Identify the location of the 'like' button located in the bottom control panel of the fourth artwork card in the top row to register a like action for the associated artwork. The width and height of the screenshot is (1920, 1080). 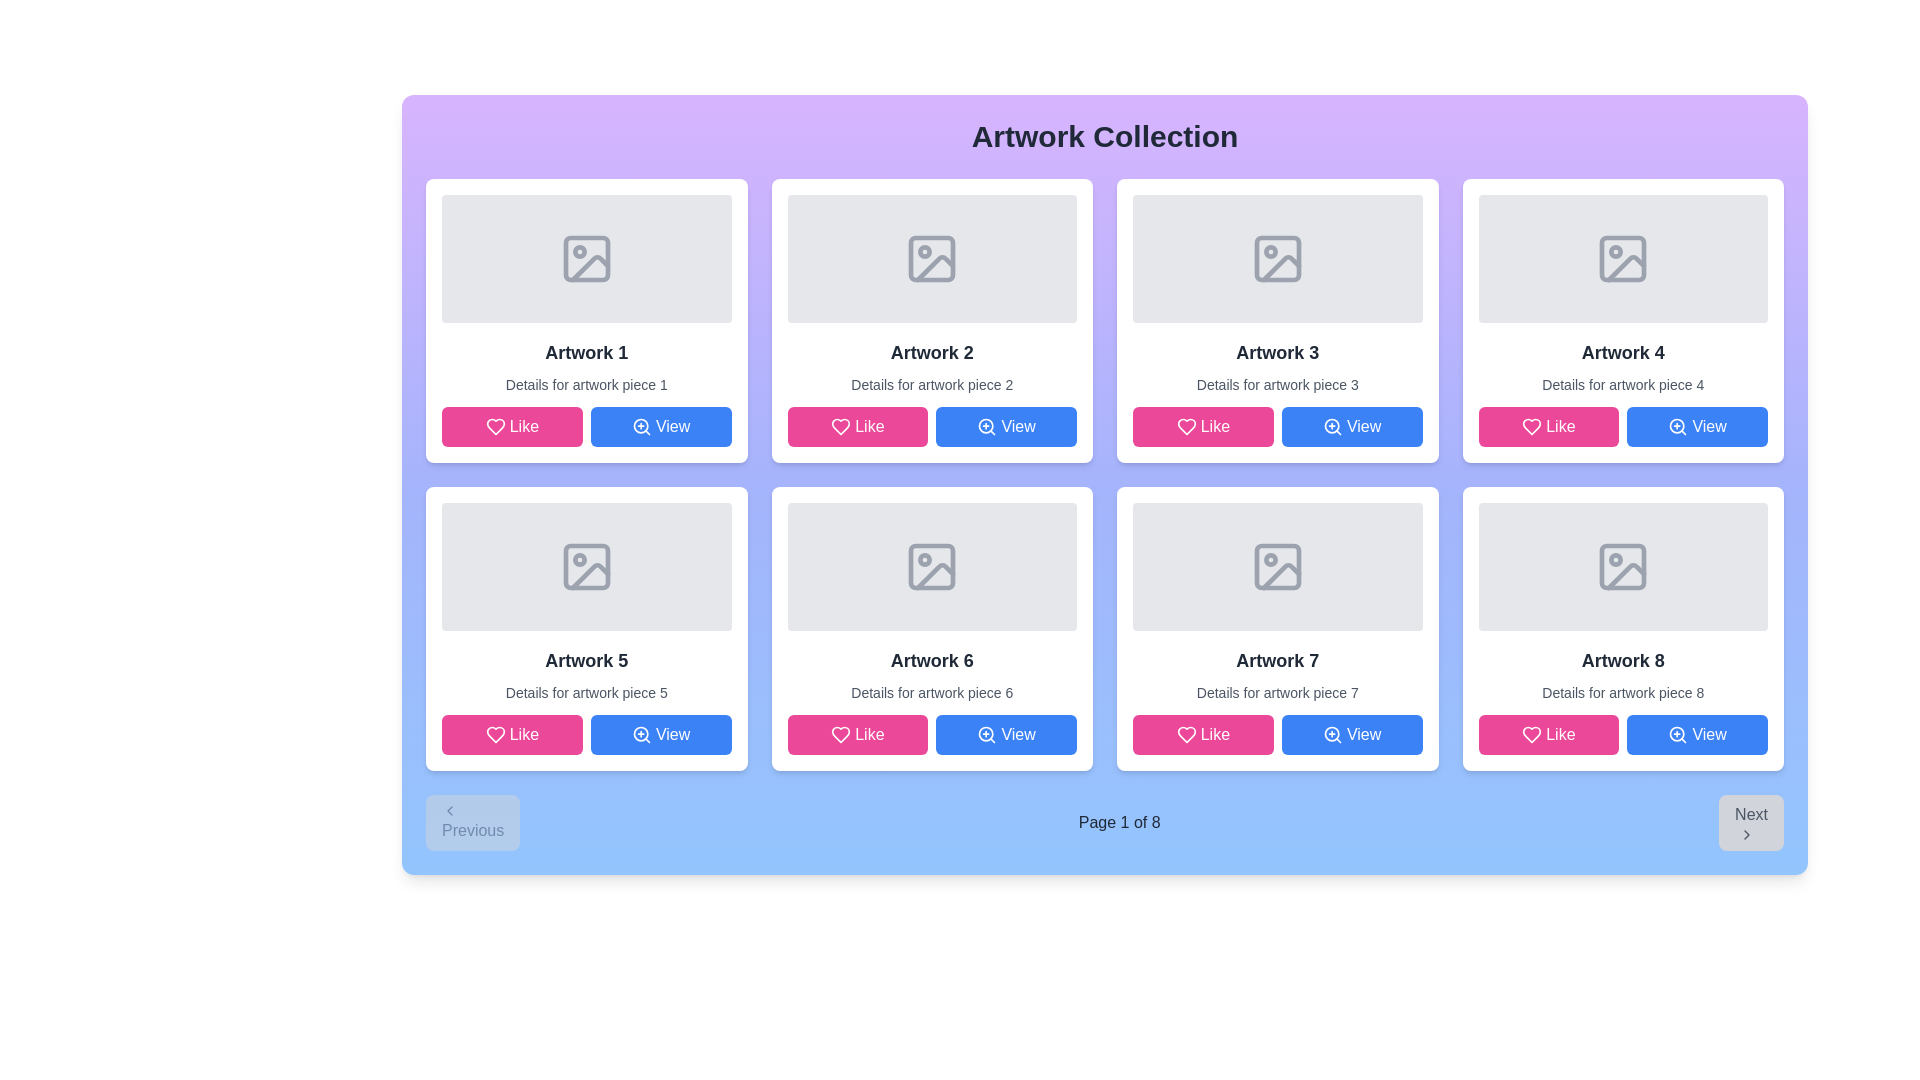
(1547, 426).